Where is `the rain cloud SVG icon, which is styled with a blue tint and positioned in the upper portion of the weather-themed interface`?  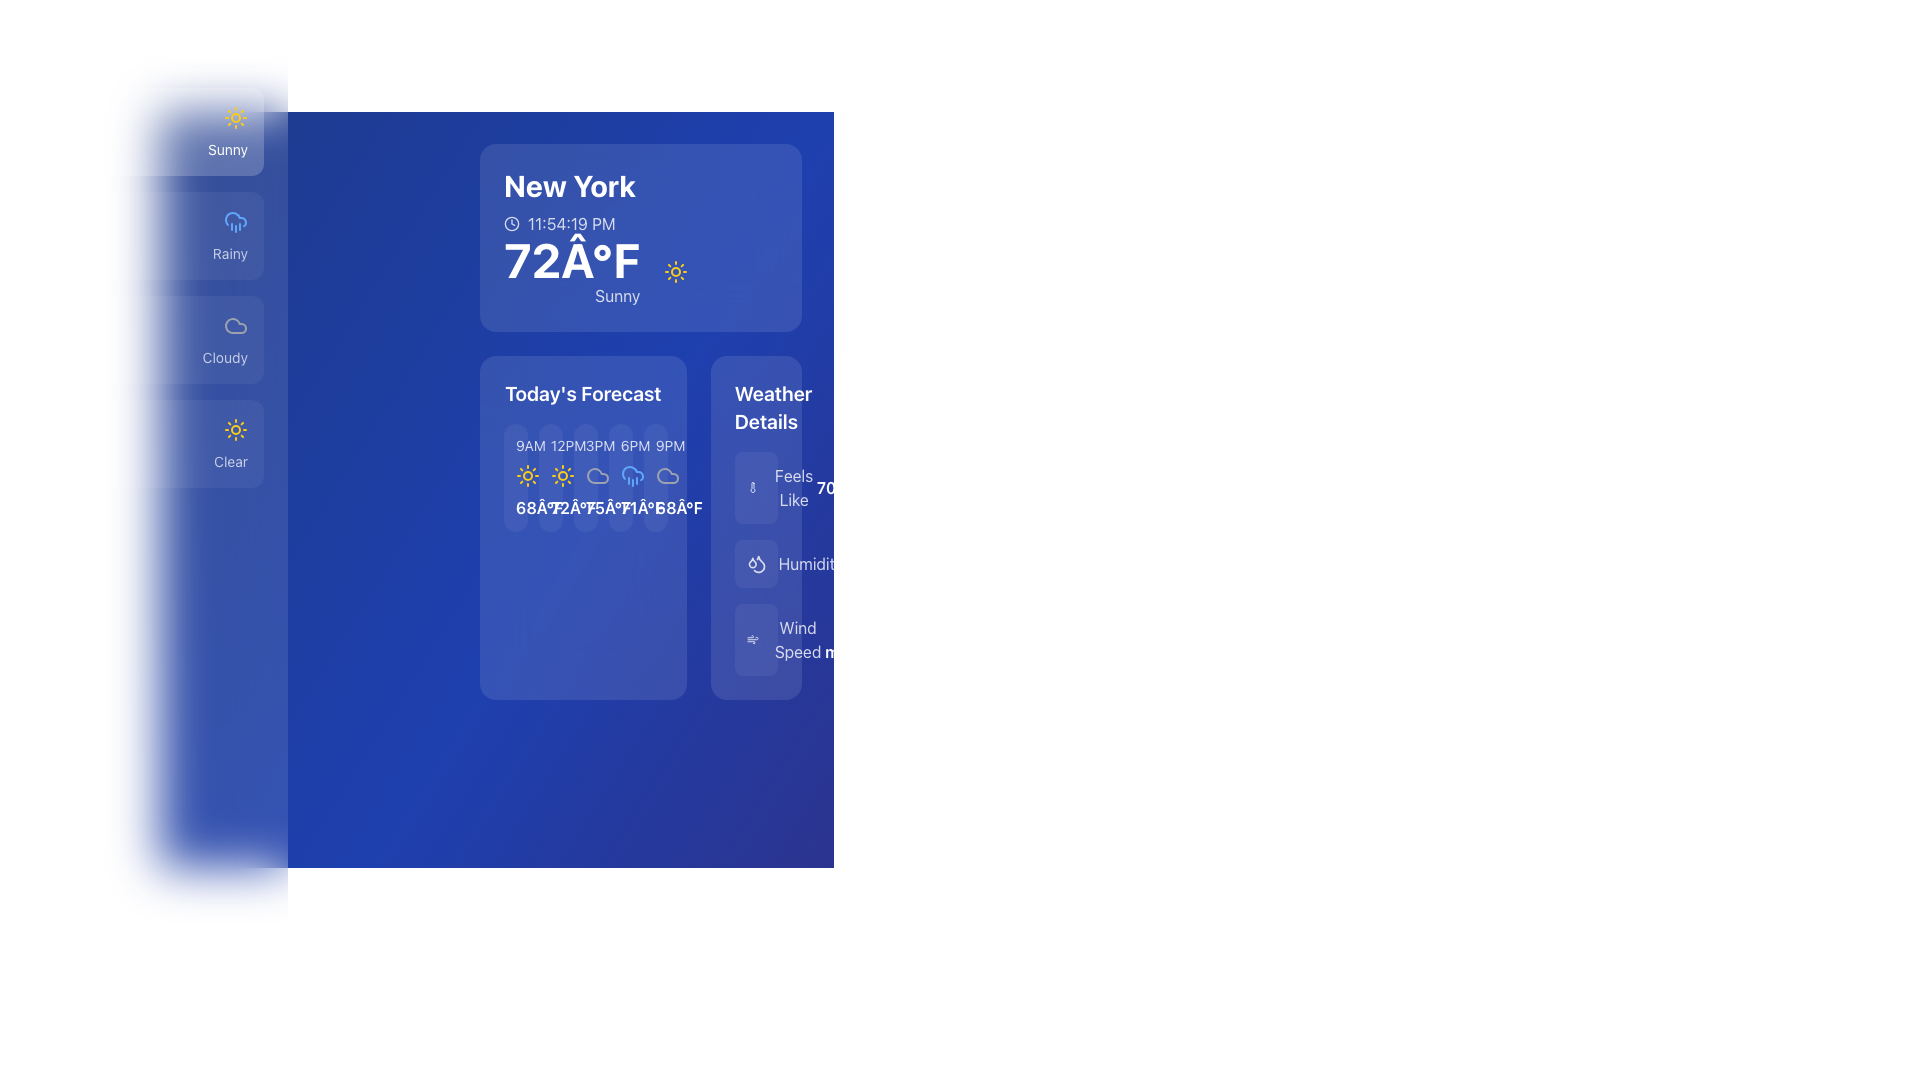 the rain cloud SVG icon, which is styled with a blue tint and positioned in the upper portion of the weather-themed interface is located at coordinates (631, 473).